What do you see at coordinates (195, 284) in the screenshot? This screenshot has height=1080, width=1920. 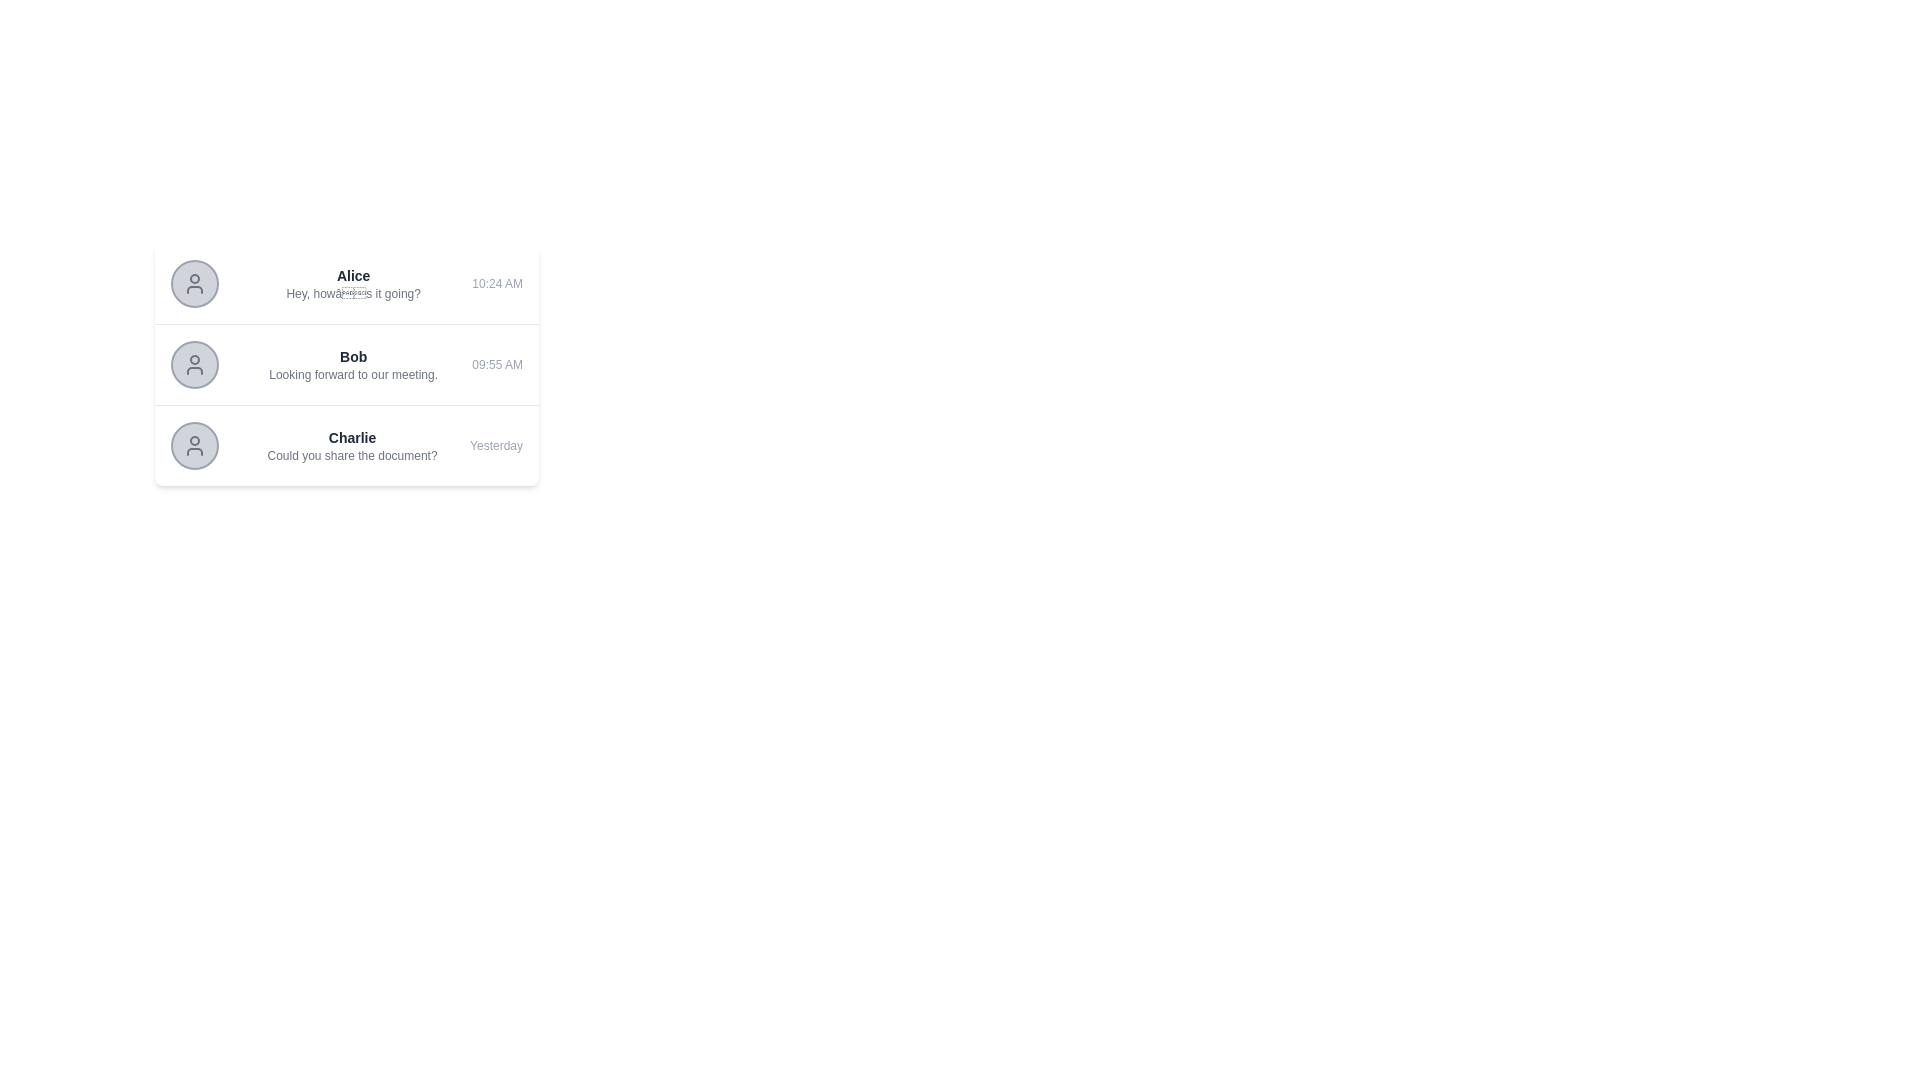 I see `the circular user profile icon outlined with a gray border, which represents 'Alice' in the user information row` at bounding box center [195, 284].